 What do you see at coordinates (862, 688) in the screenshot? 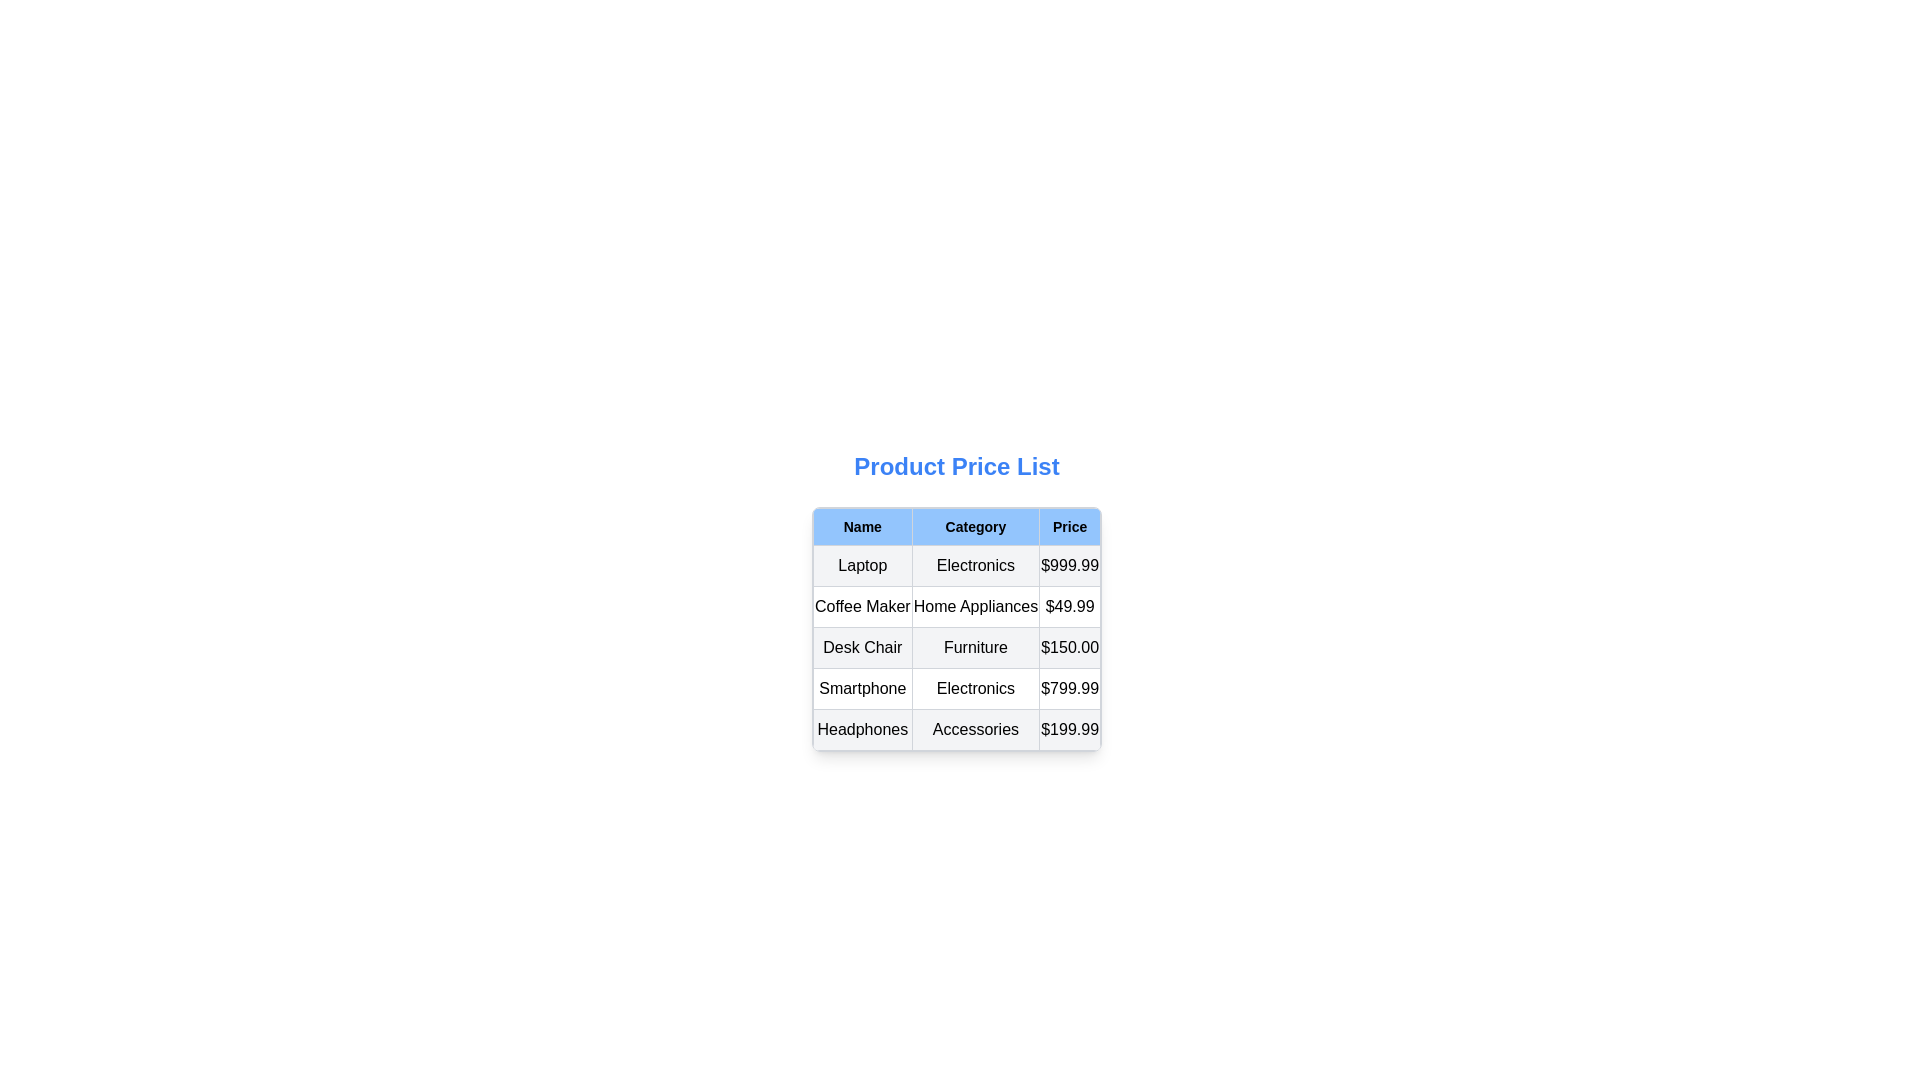
I see `the 'Smartphone' static text in the second row of the 'Product Price List' table, which serves as the product name identifier` at bounding box center [862, 688].